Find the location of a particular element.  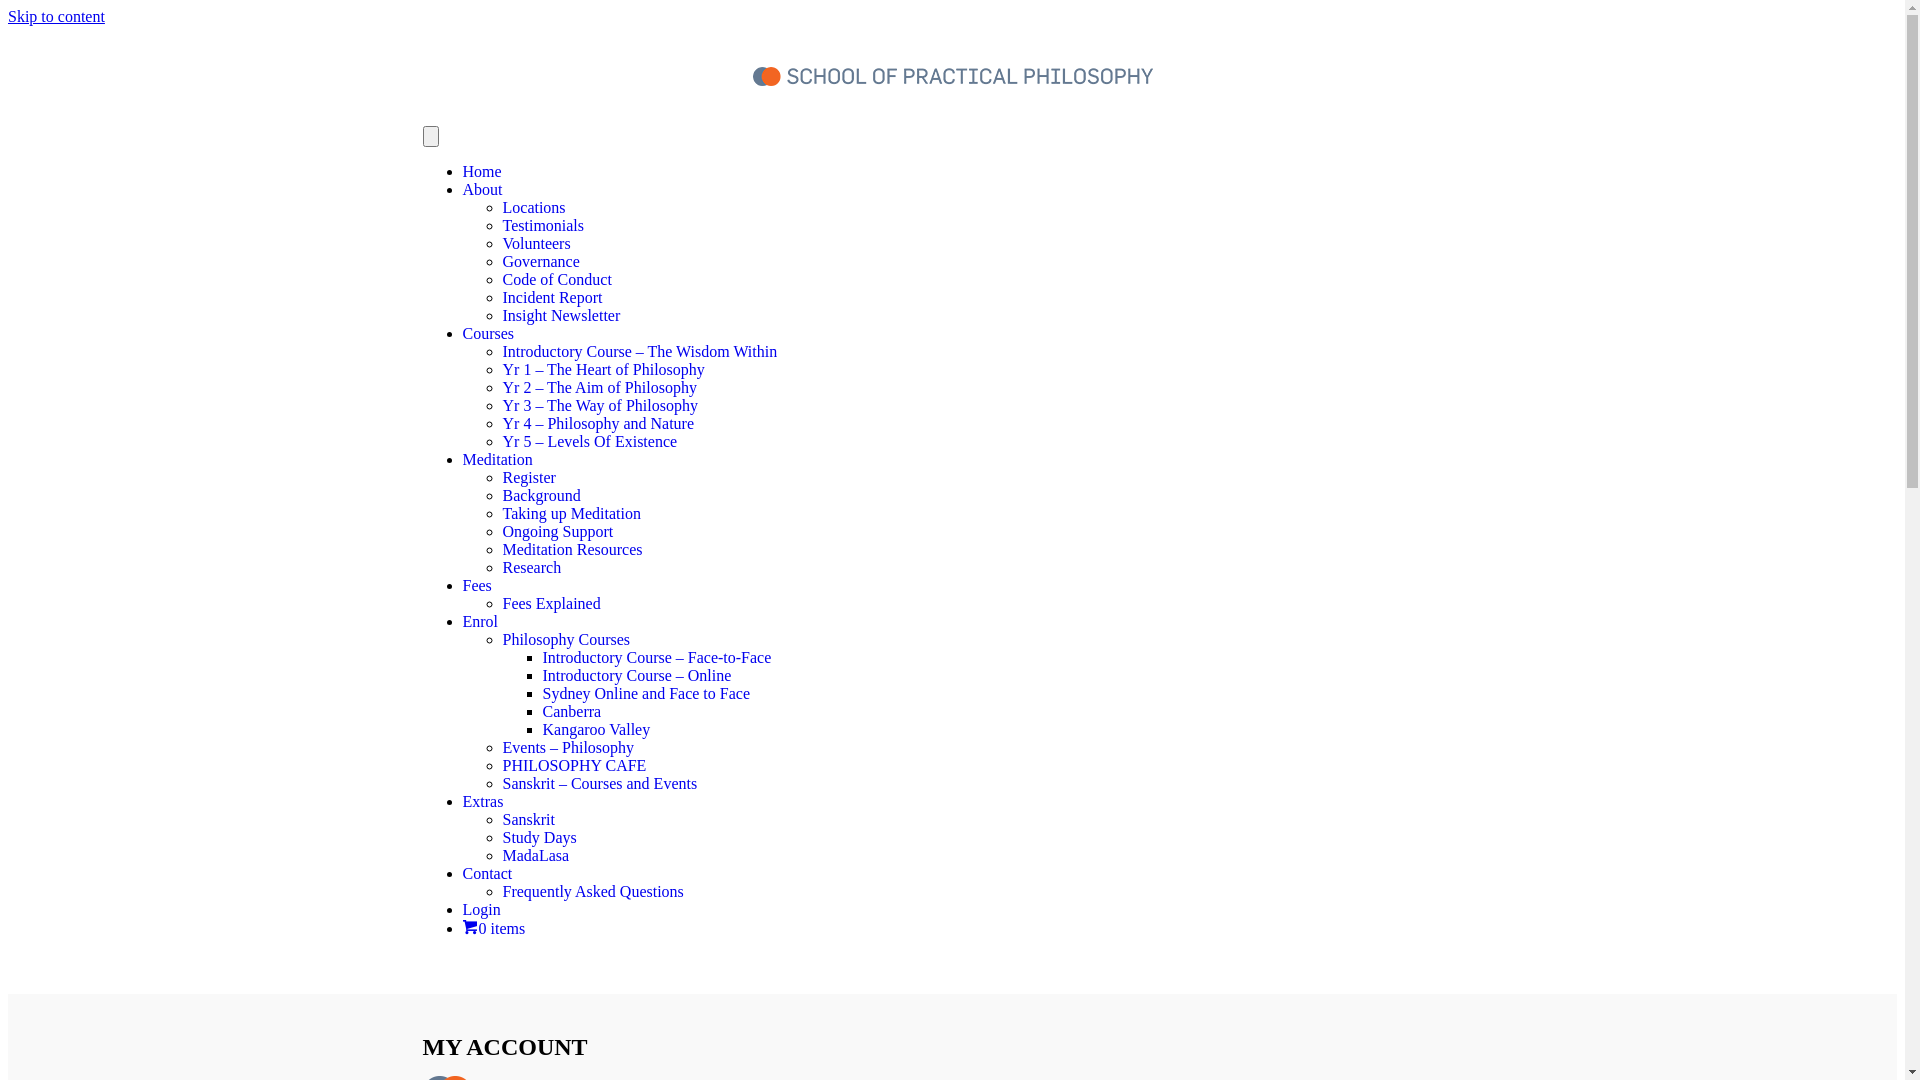

'Code of Conduct' is located at coordinates (502, 279).